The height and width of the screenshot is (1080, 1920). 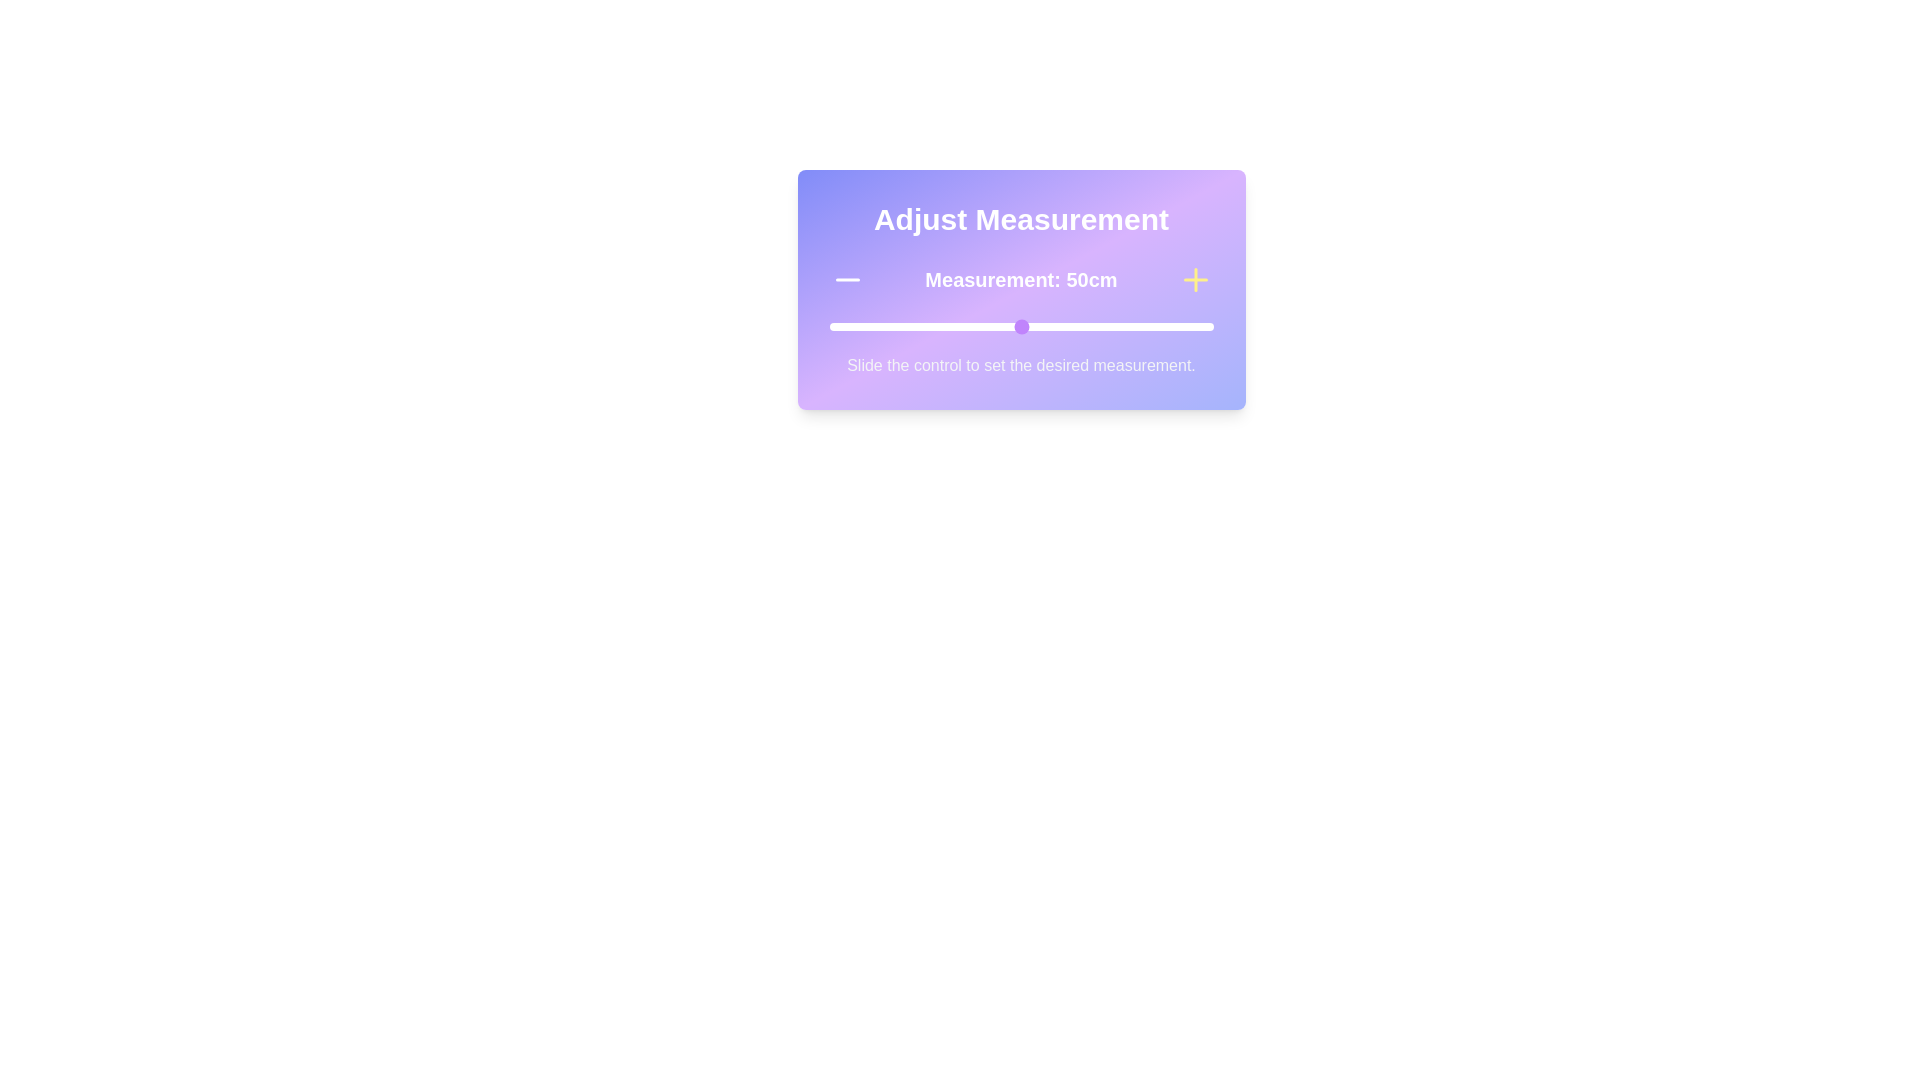 What do you see at coordinates (1125, 326) in the screenshot?
I see `the measurement to 77 cm by sliding the control` at bounding box center [1125, 326].